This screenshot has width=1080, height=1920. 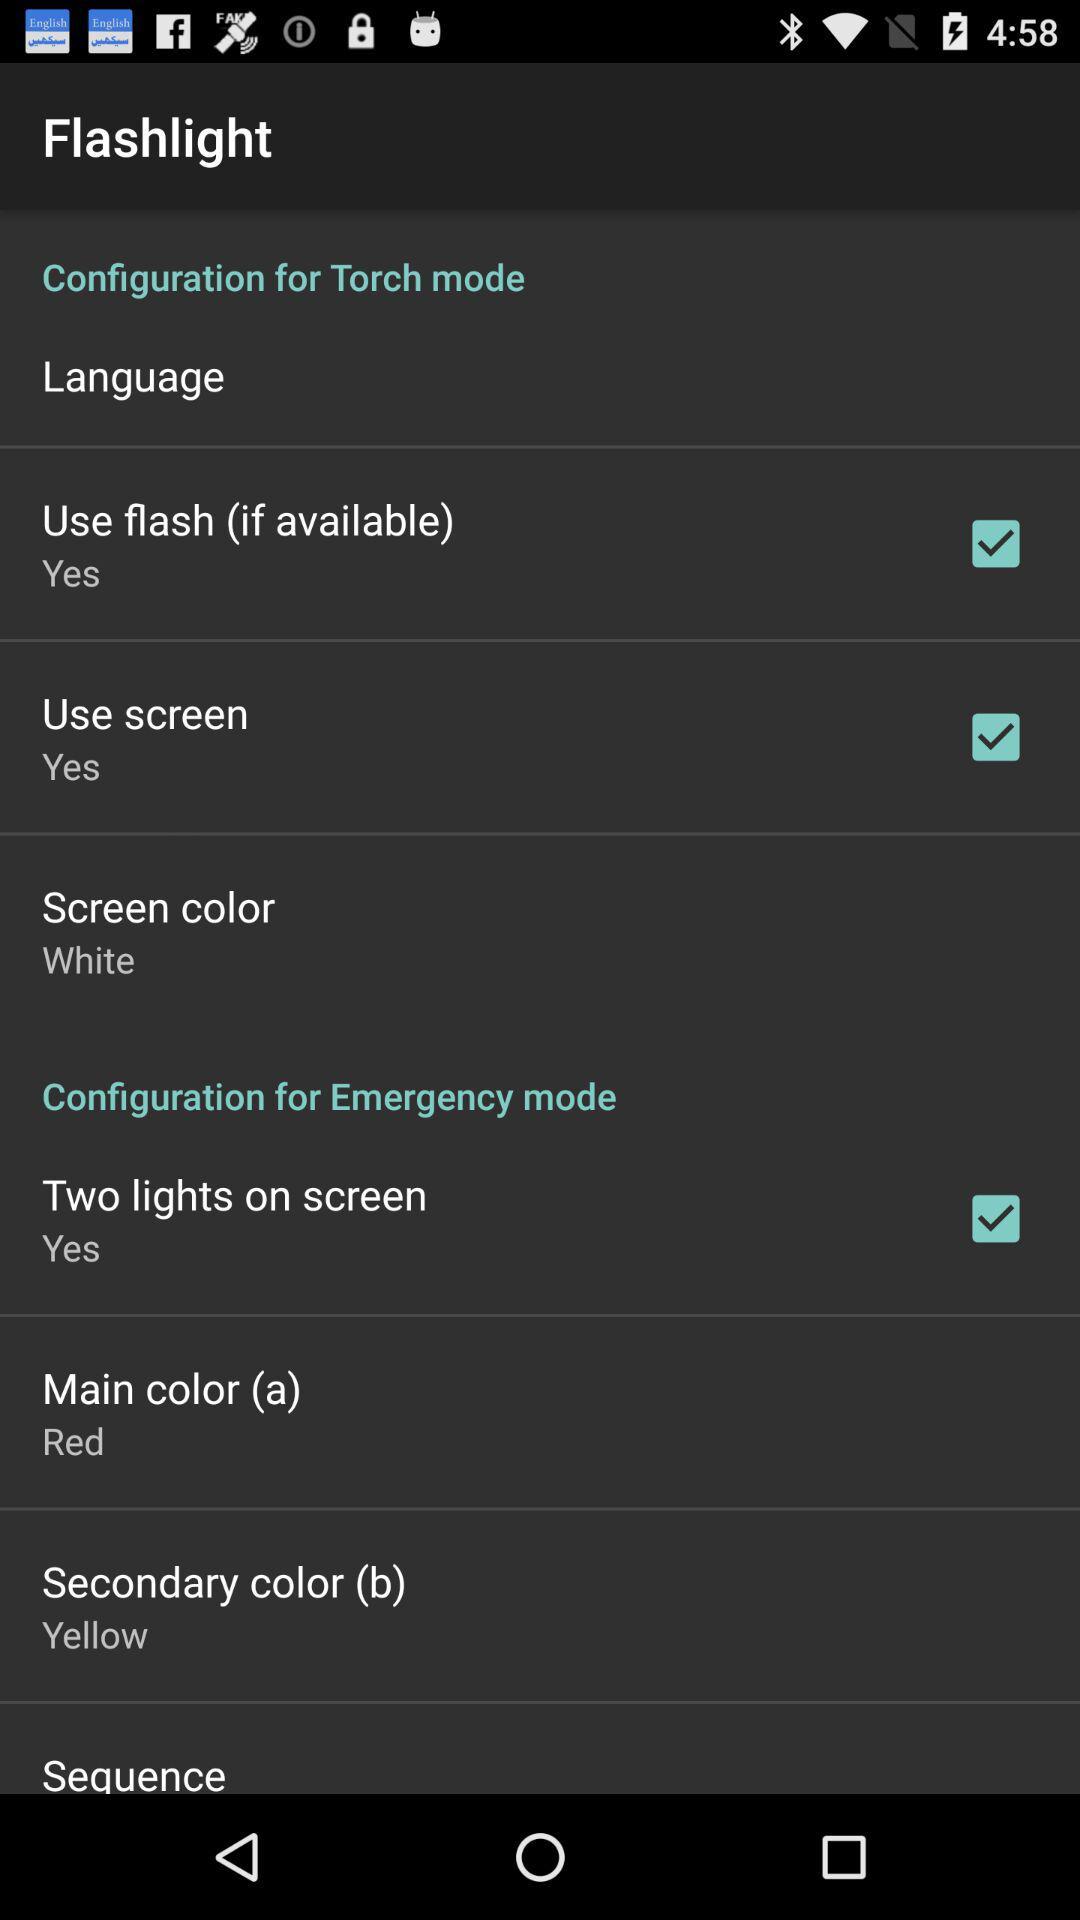 I want to click on item above the yes item, so click(x=247, y=518).